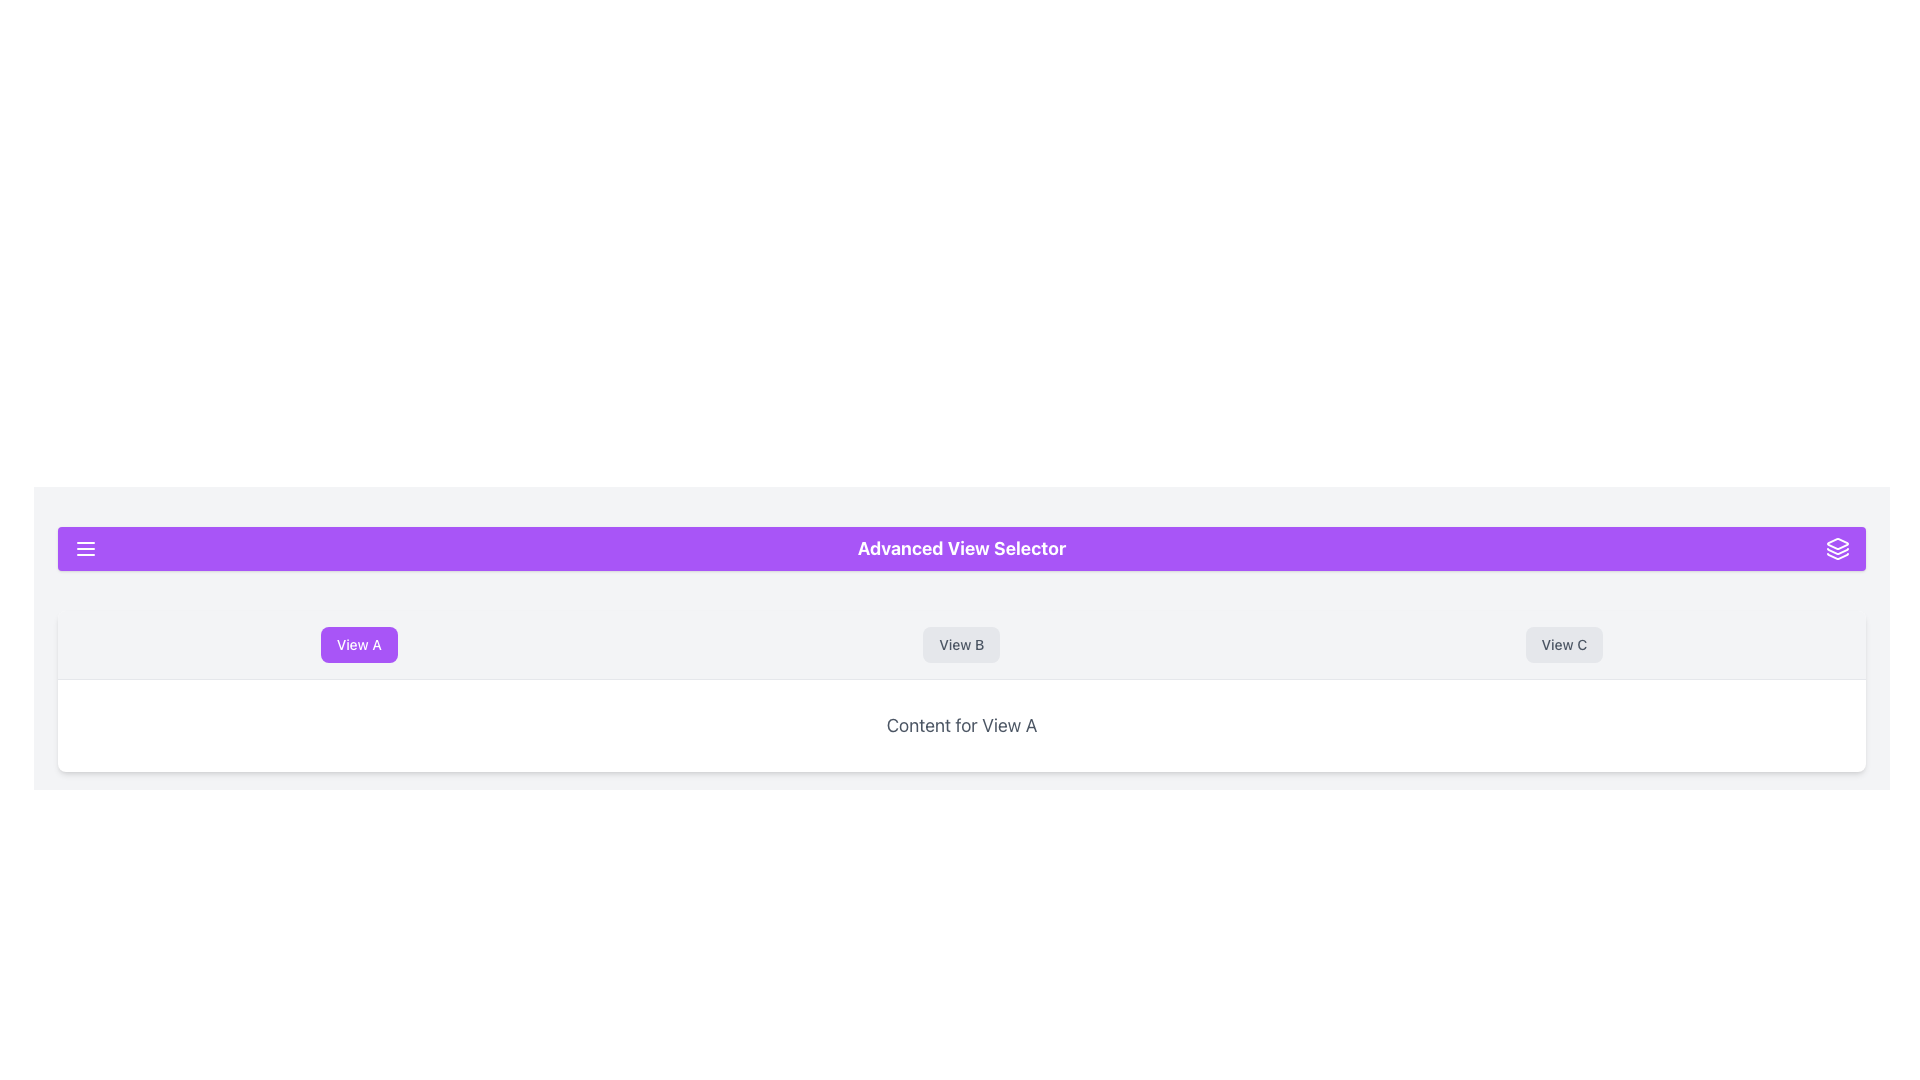 Image resolution: width=1920 pixels, height=1080 pixels. I want to click on the 'View B' button, which is a rectangular button with a soft gray background, located centrally in the navigation bar below the purple header, so click(961, 644).